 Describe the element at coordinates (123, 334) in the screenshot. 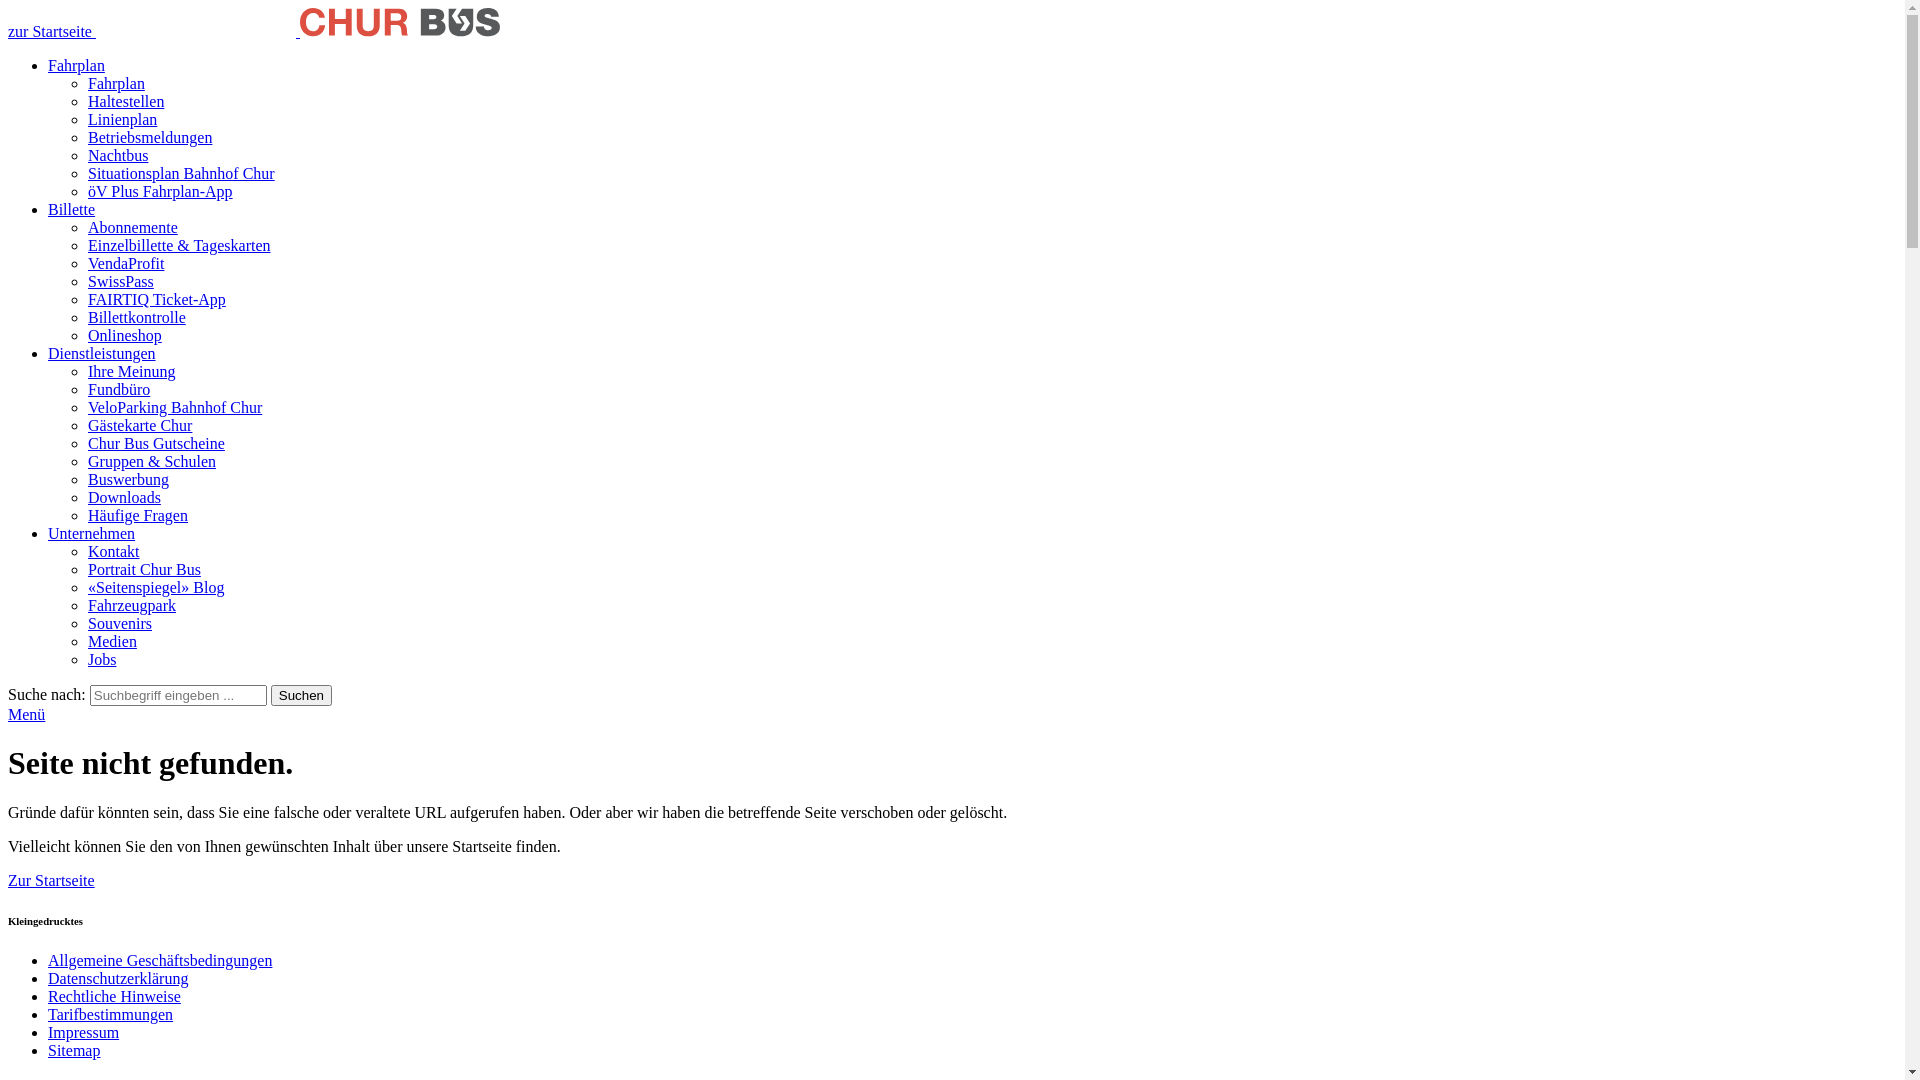

I see `'Onlineshop'` at that location.